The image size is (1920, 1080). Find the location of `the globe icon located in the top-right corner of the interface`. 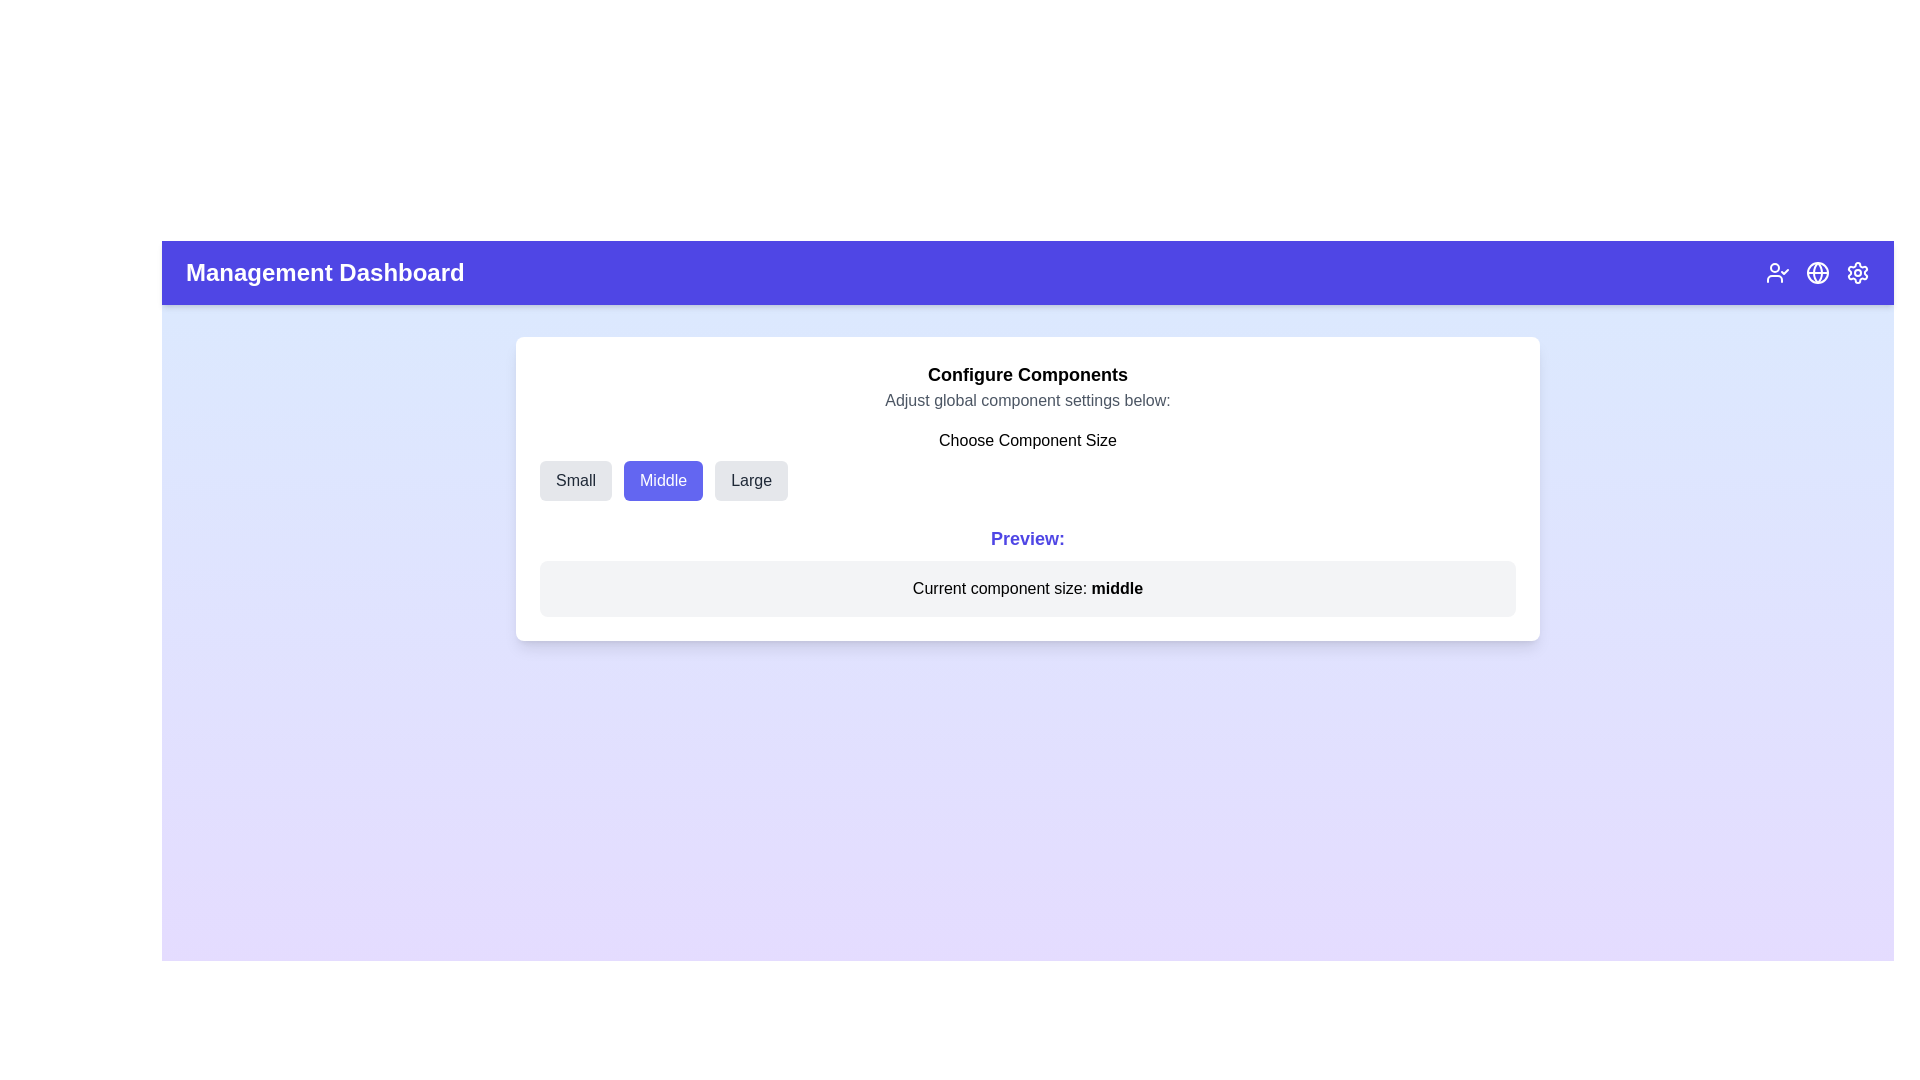

the globe icon located in the top-right corner of the interface is located at coordinates (1818, 273).